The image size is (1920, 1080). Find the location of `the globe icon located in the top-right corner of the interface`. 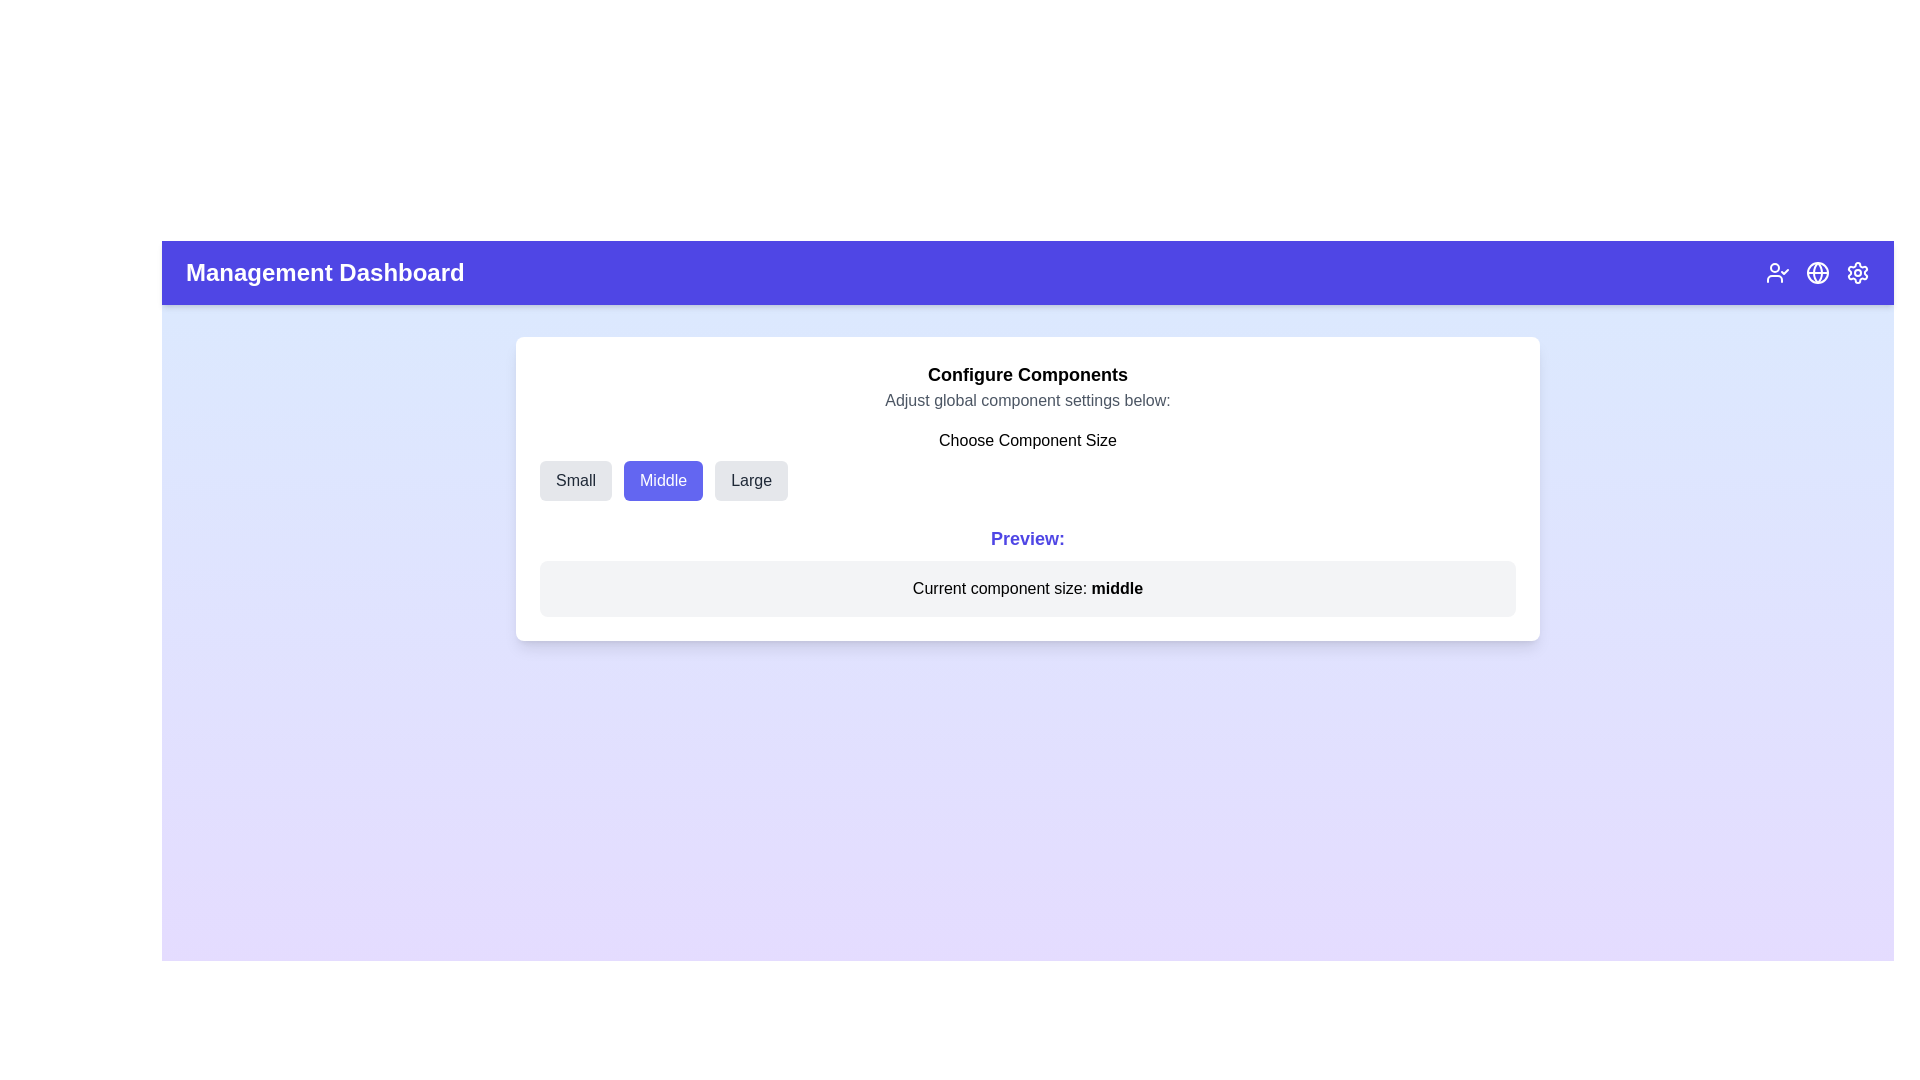

the globe icon located in the top-right corner of the interface is located at coordinates (1818, 273).